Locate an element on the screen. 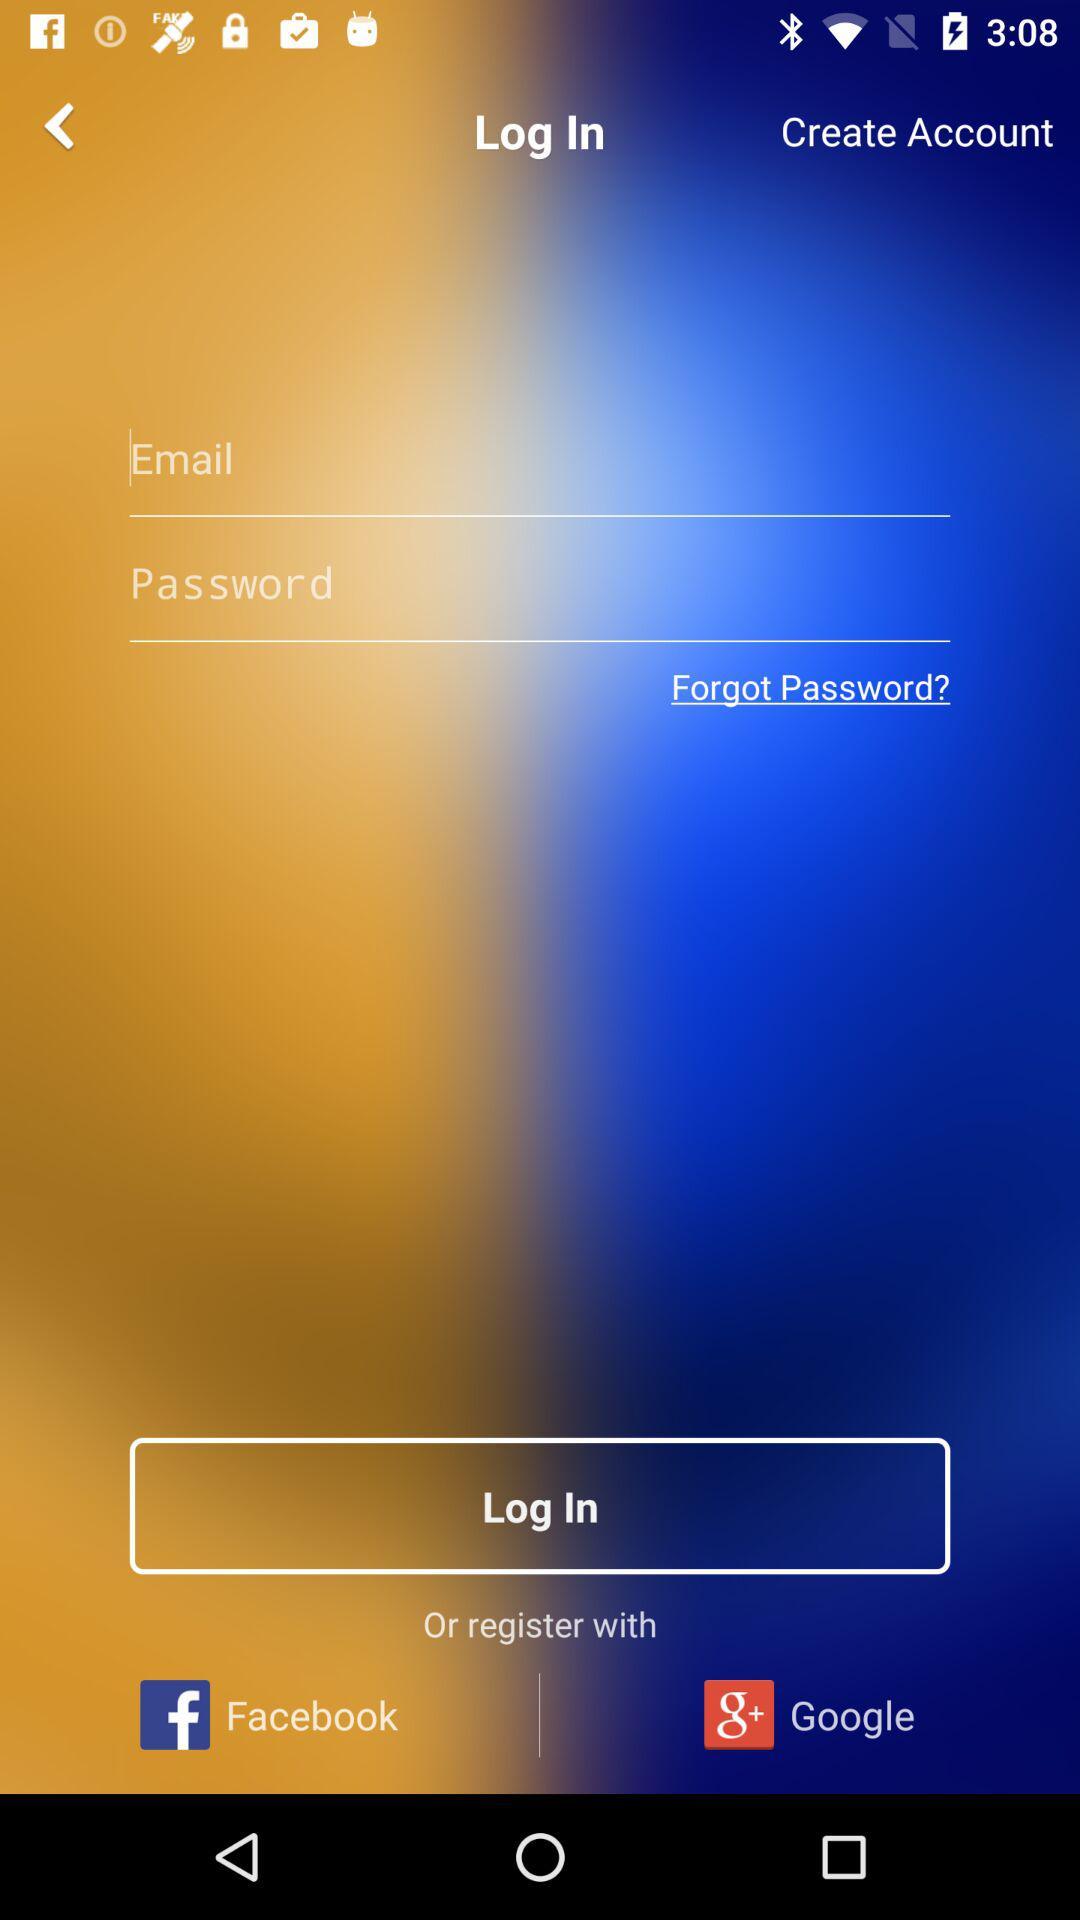  your password here is located at coordinates (540, 581).